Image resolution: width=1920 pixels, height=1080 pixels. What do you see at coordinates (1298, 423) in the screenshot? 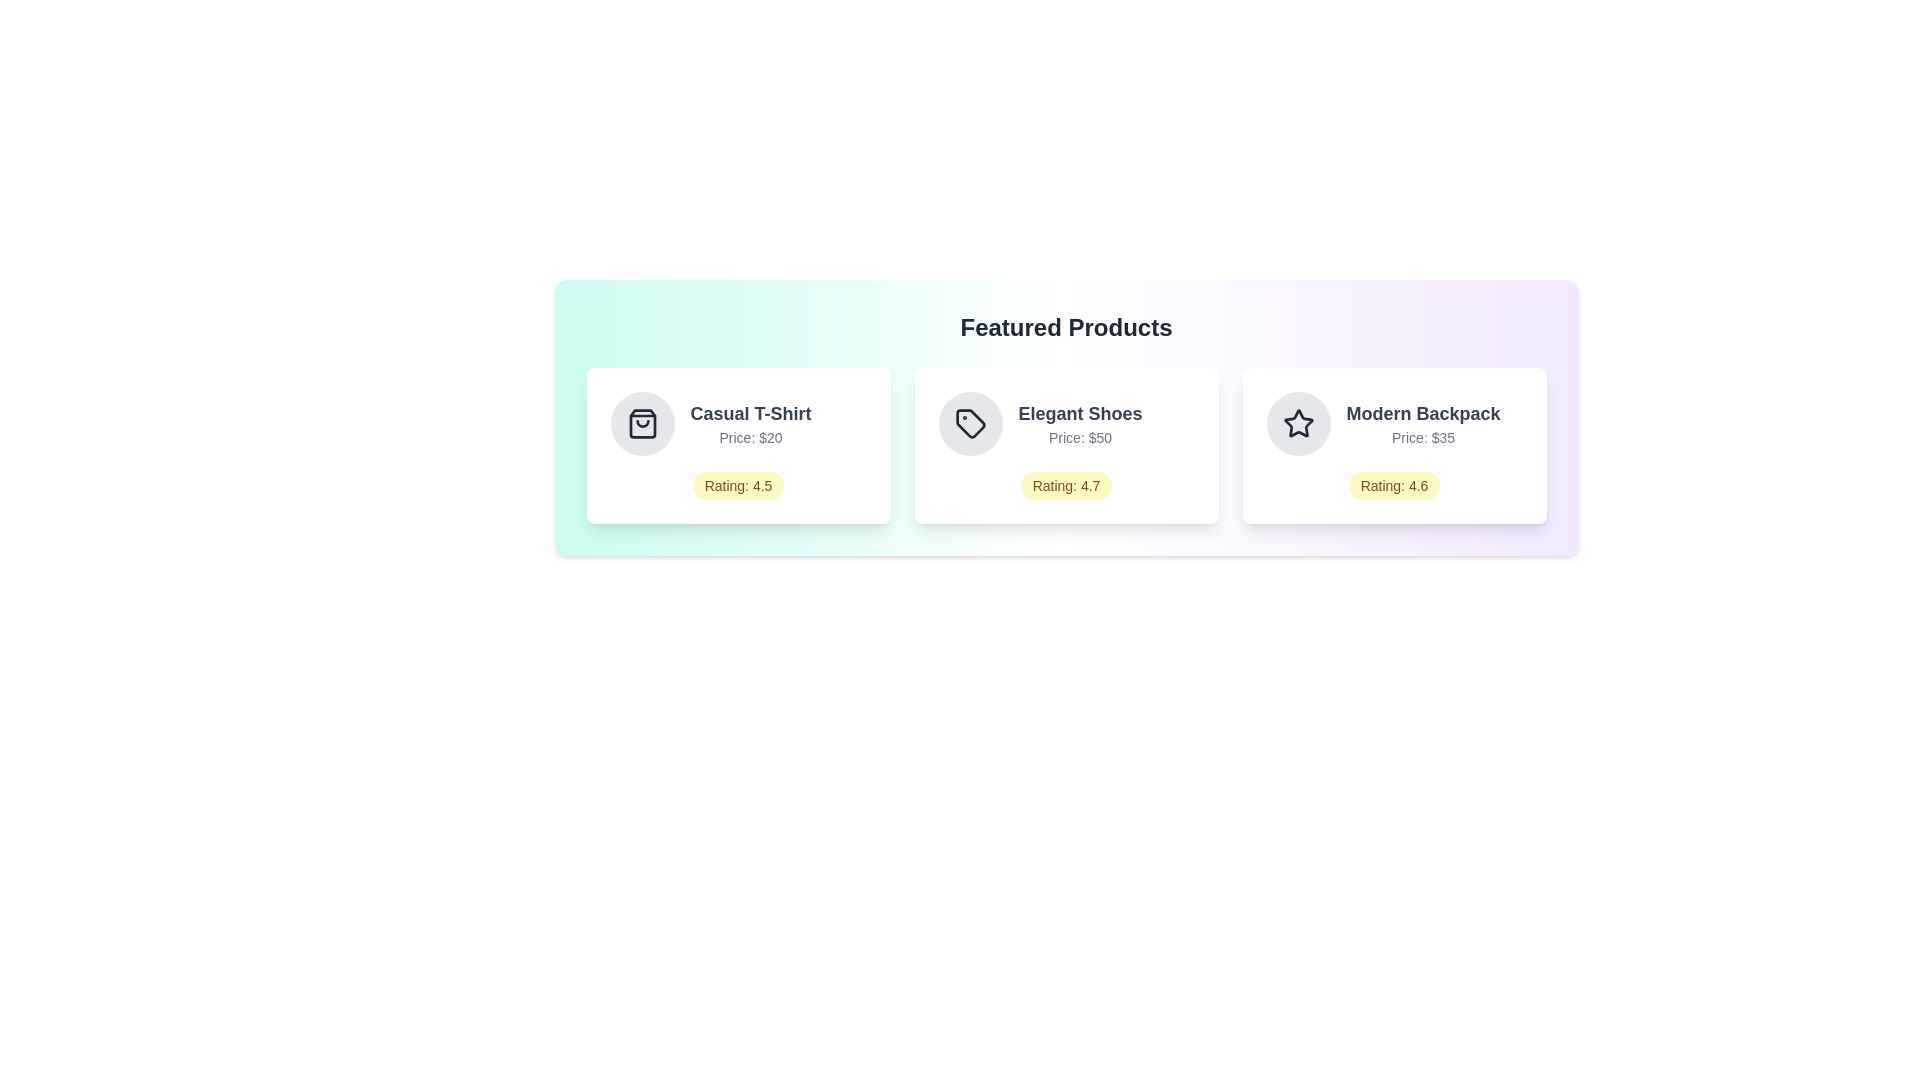
I see `the icon of the product named Modern Backpack` at bounding box center [1298, 423].